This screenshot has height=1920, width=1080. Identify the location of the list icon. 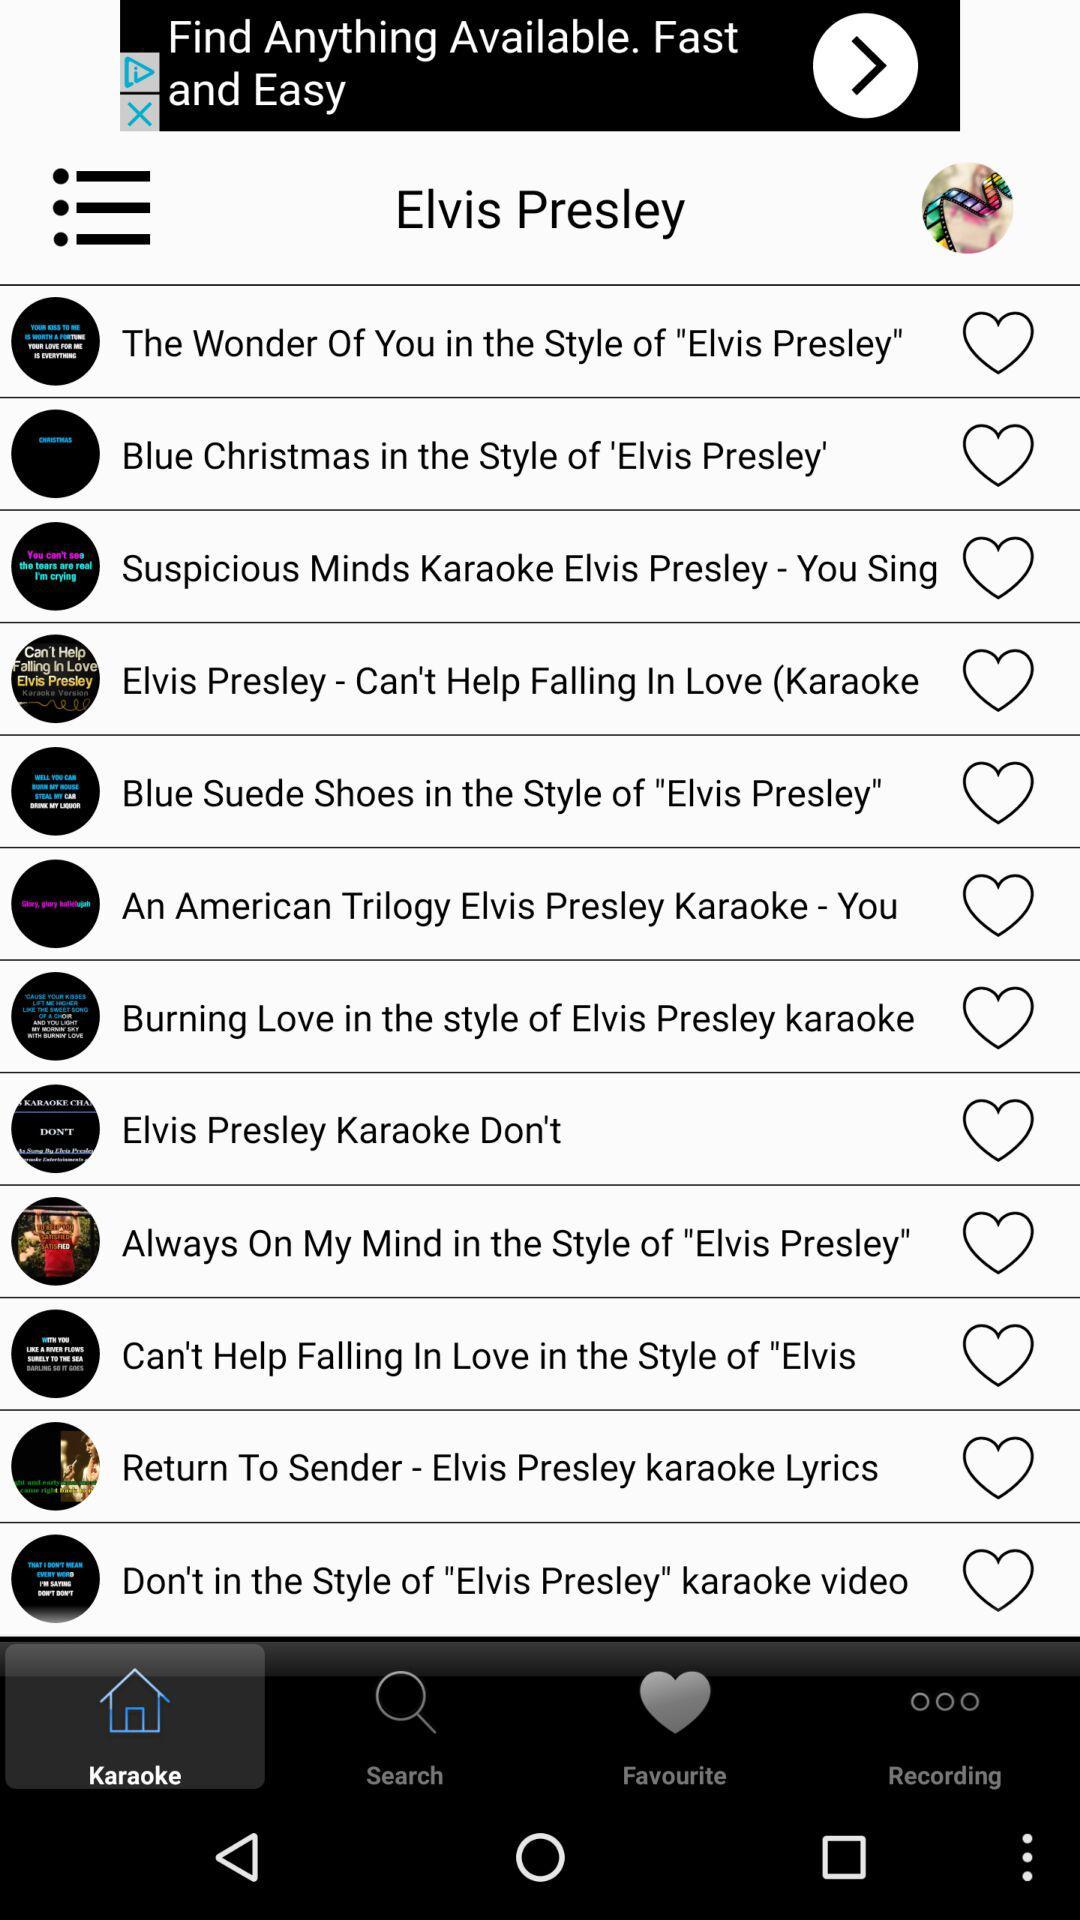
(102, 222).